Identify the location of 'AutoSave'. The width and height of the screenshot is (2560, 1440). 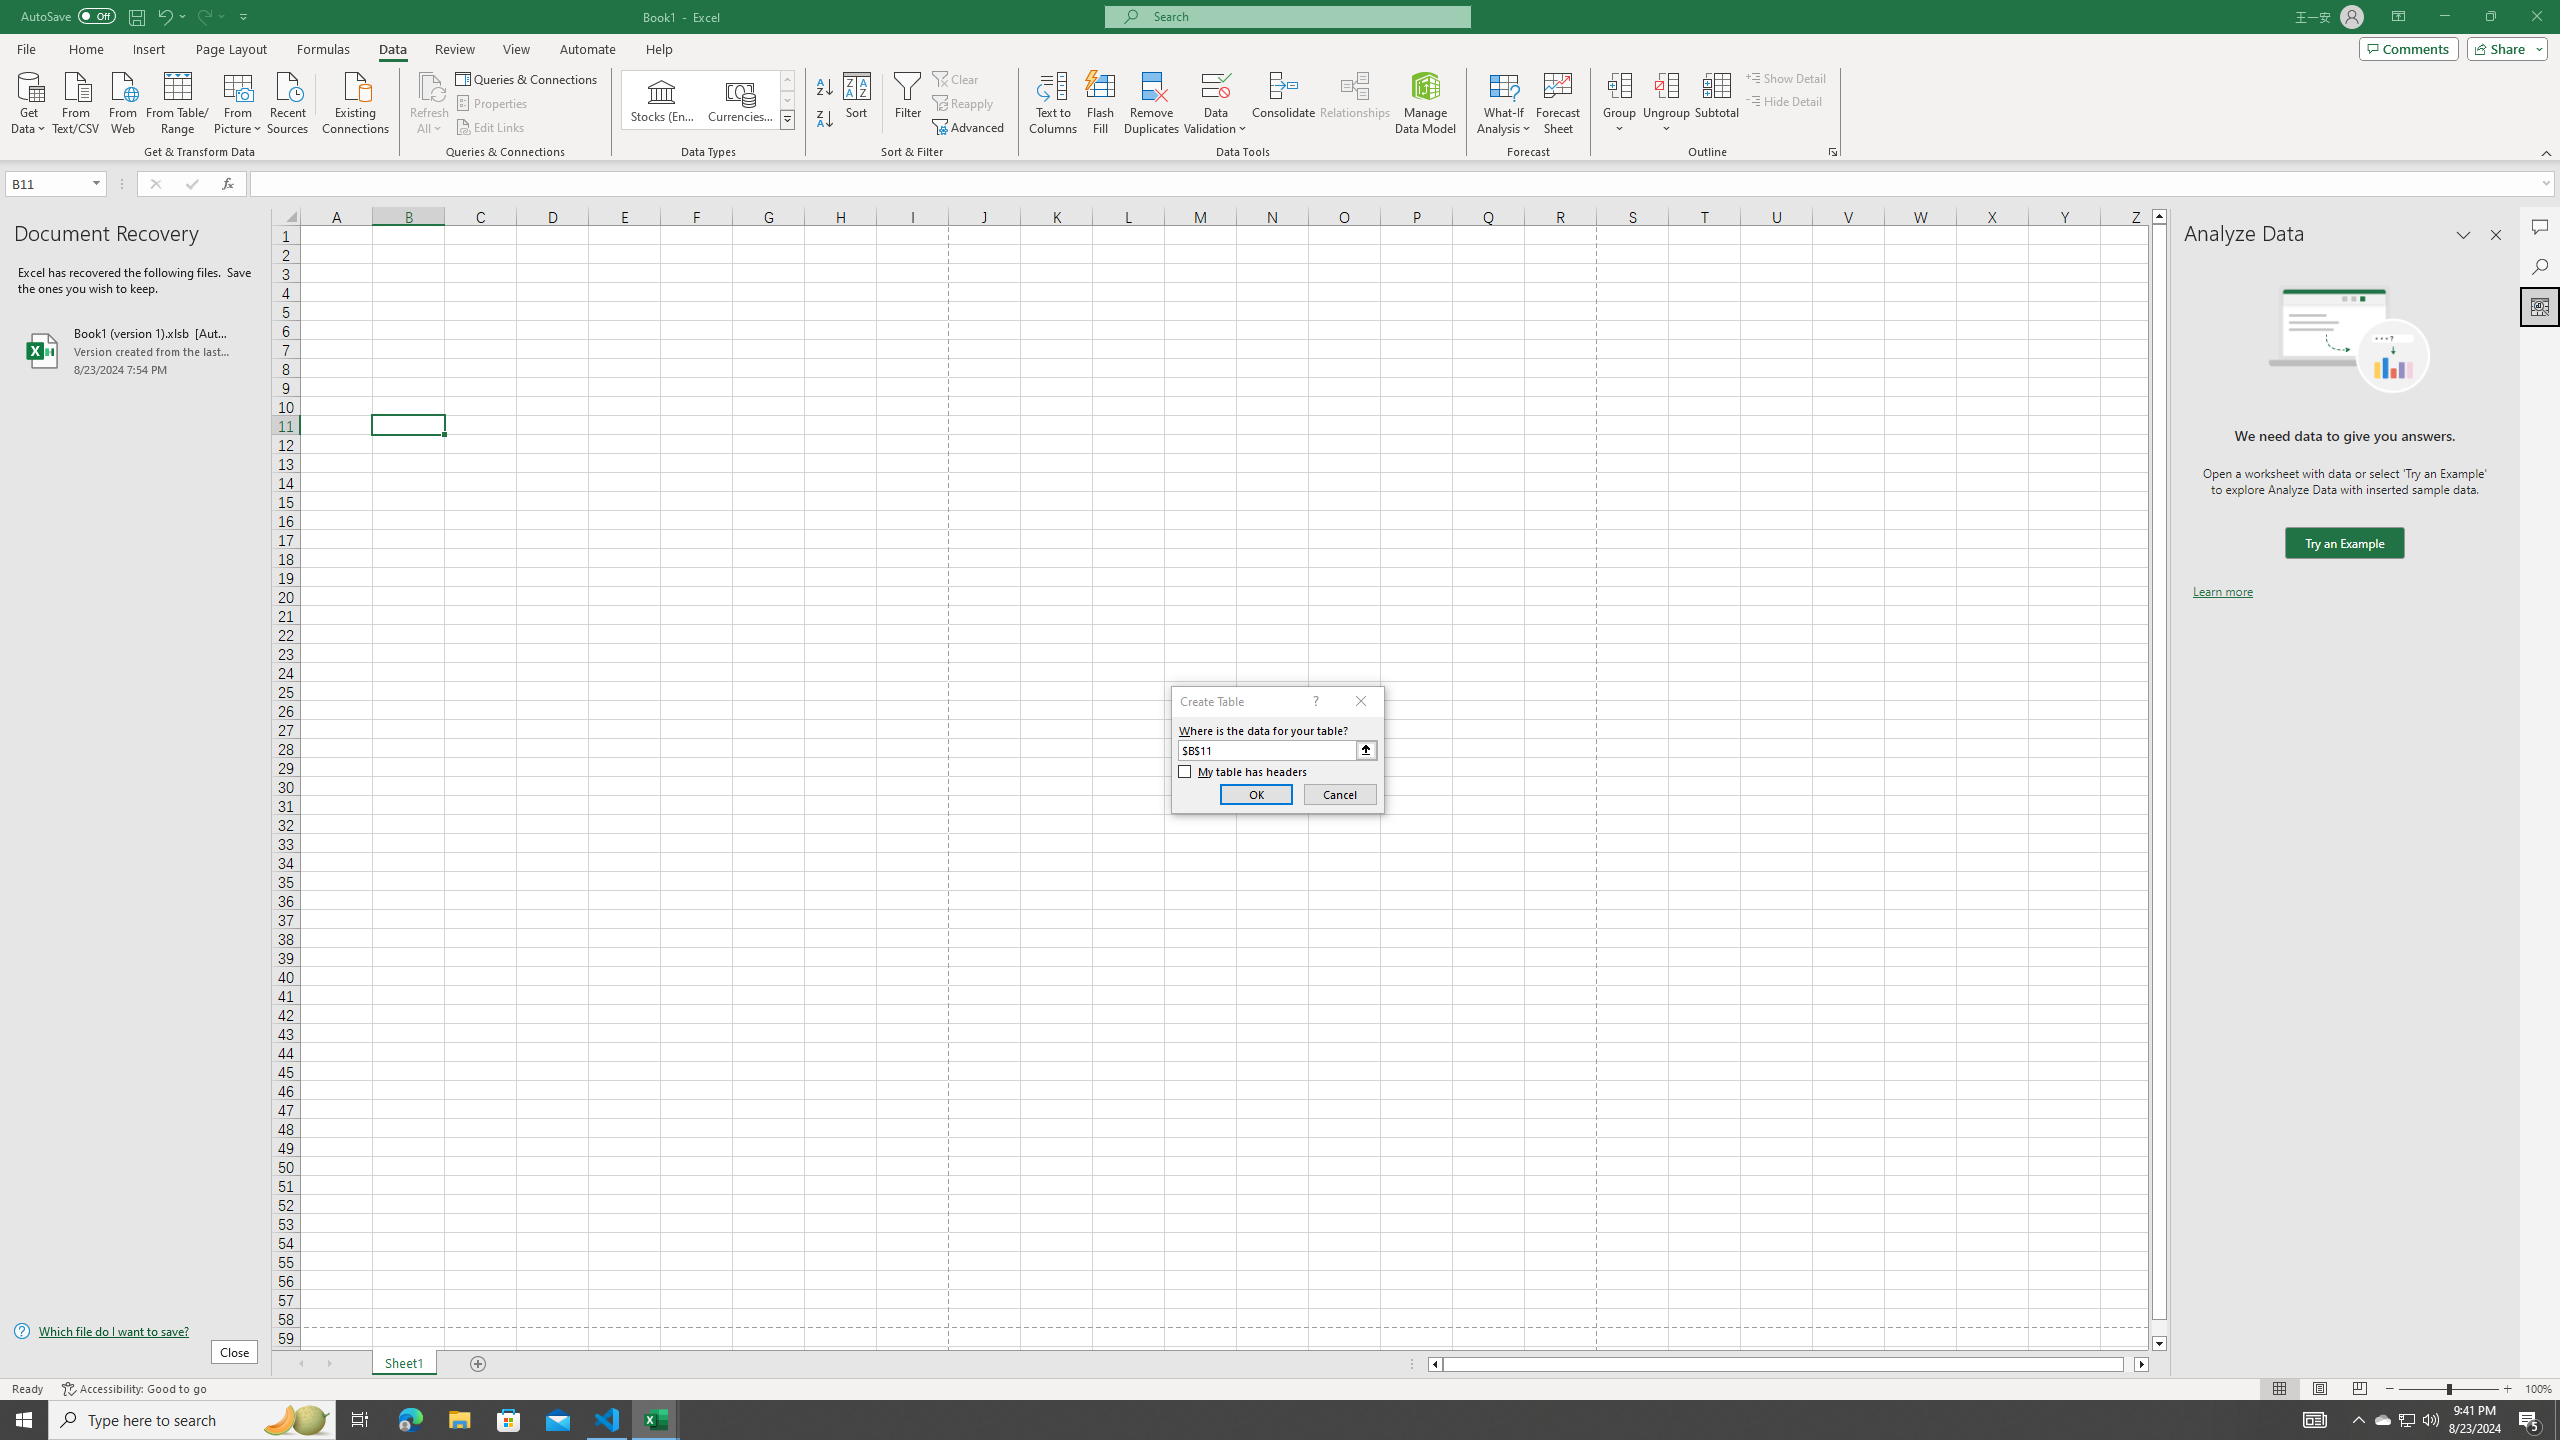
(69, 15).